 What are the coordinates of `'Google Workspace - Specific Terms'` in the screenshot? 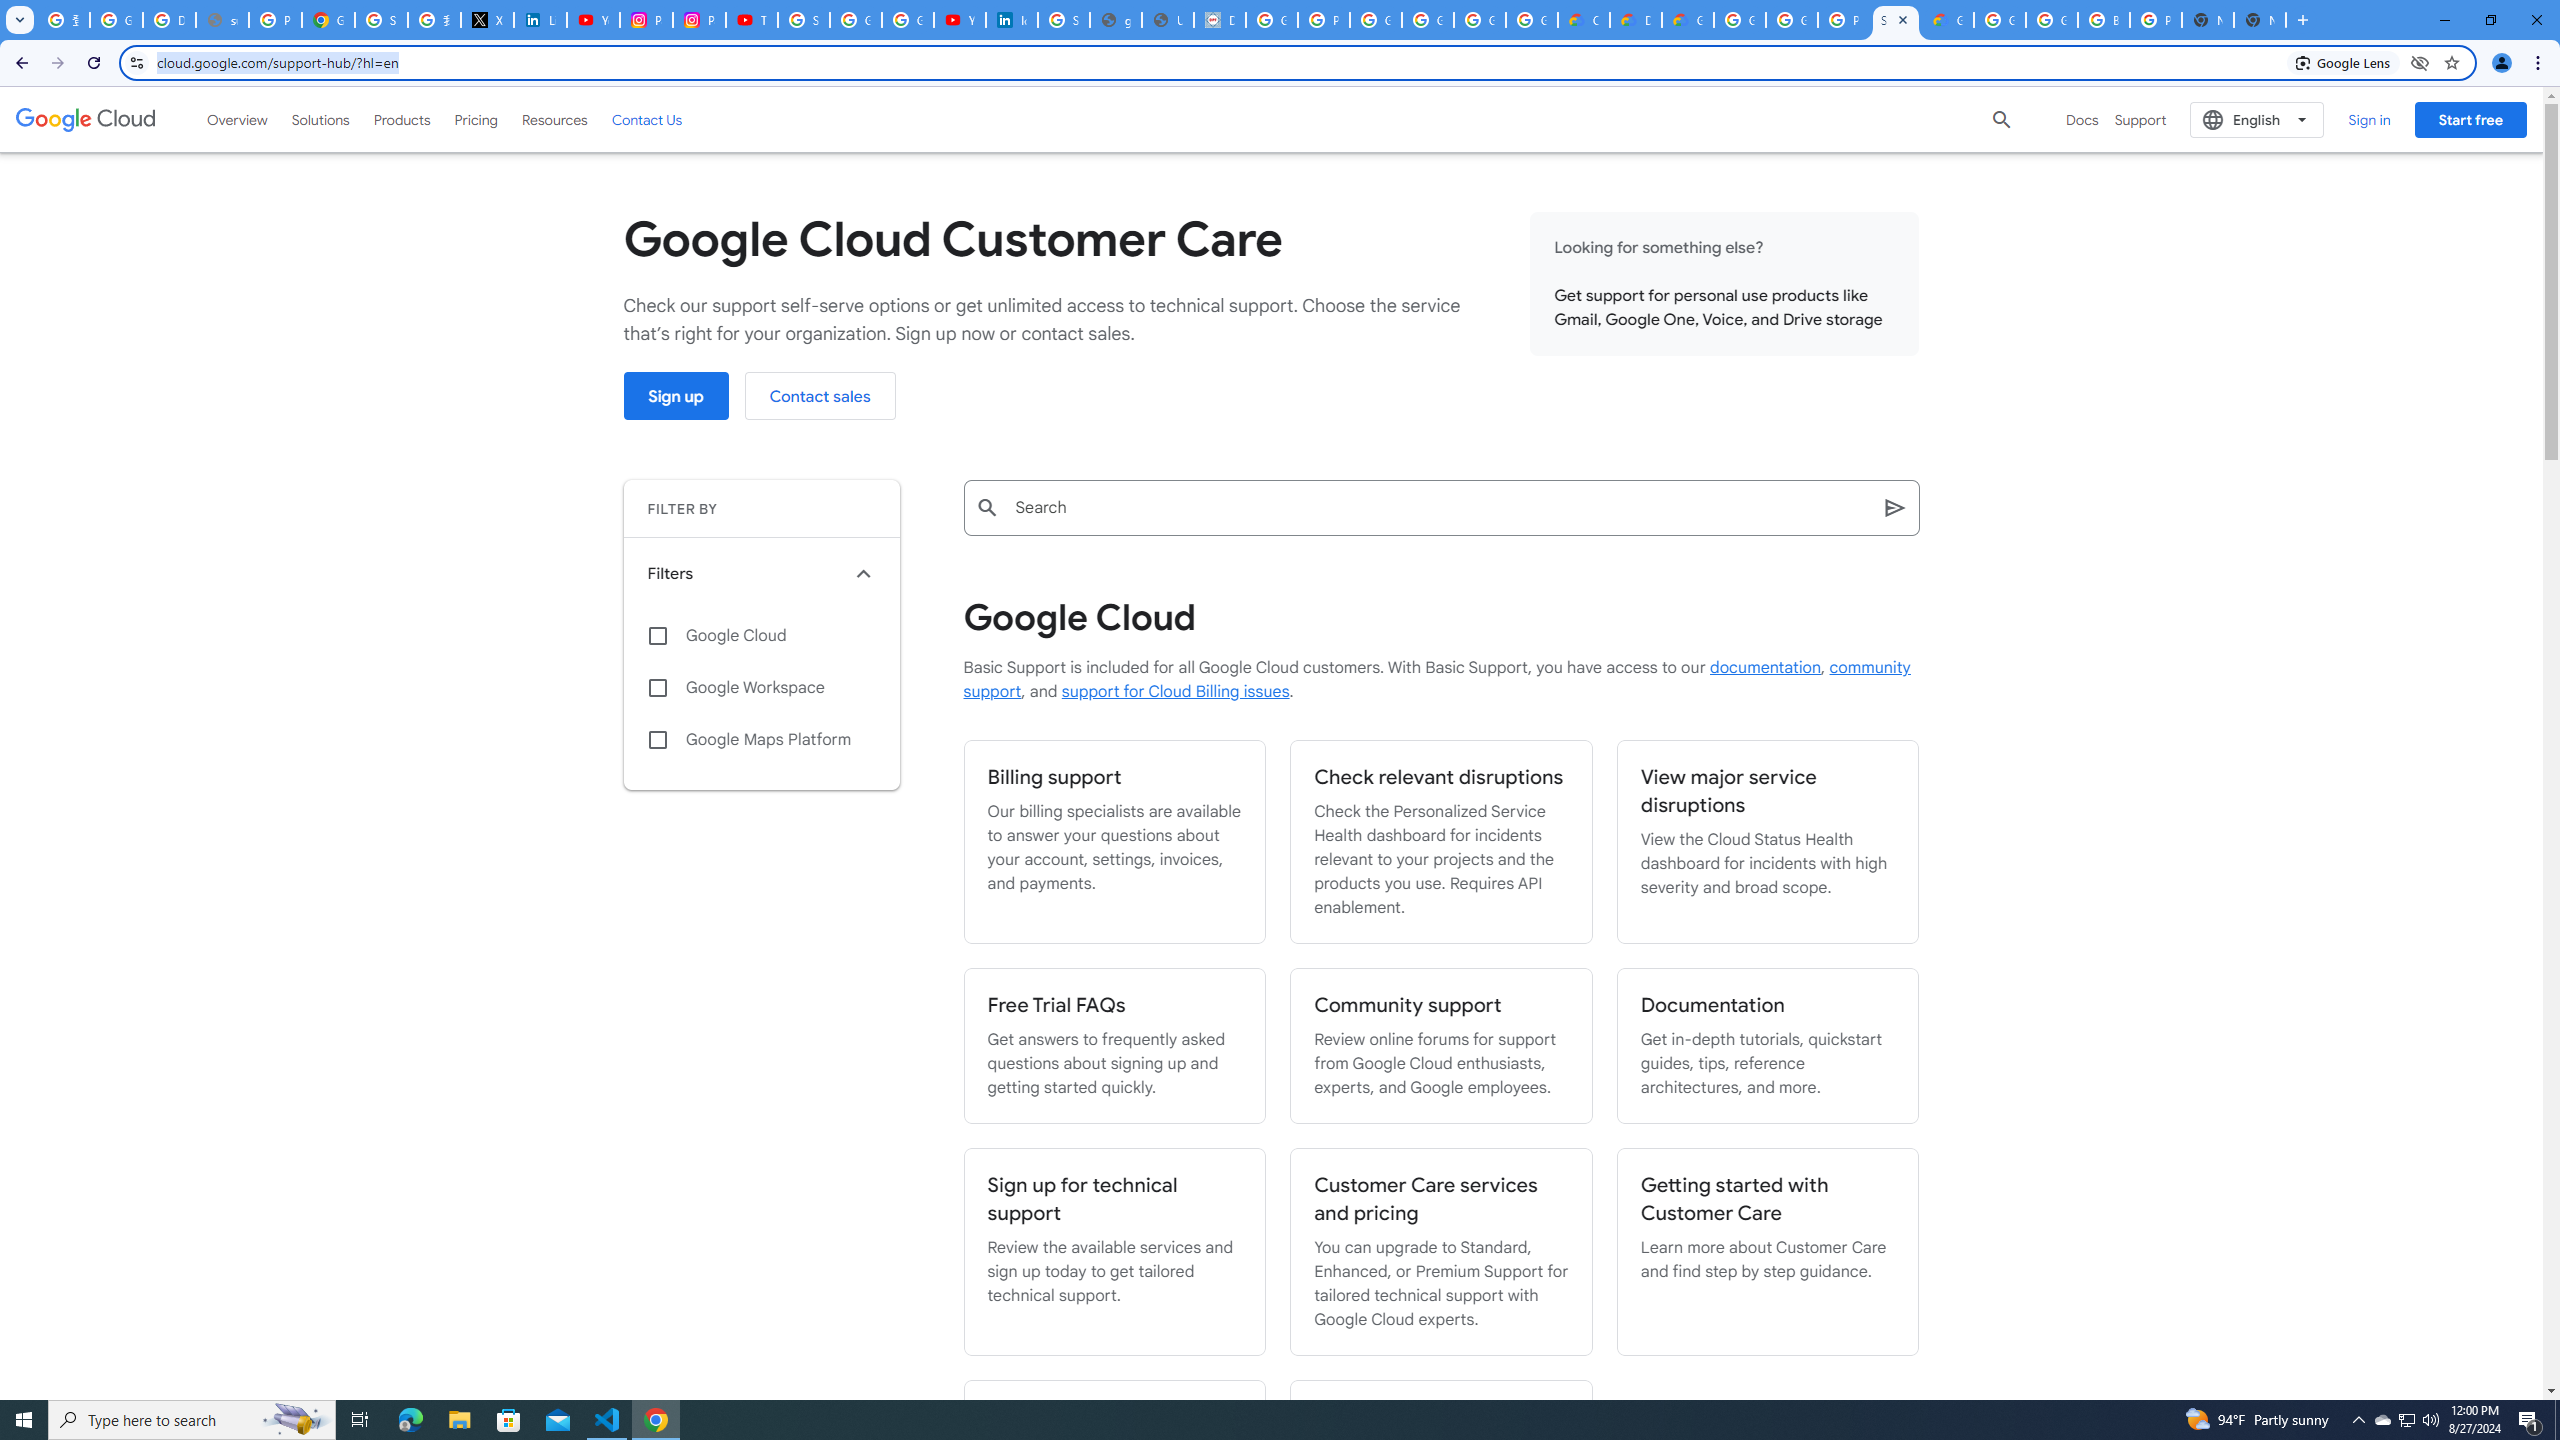 It's located at (1479, 19).